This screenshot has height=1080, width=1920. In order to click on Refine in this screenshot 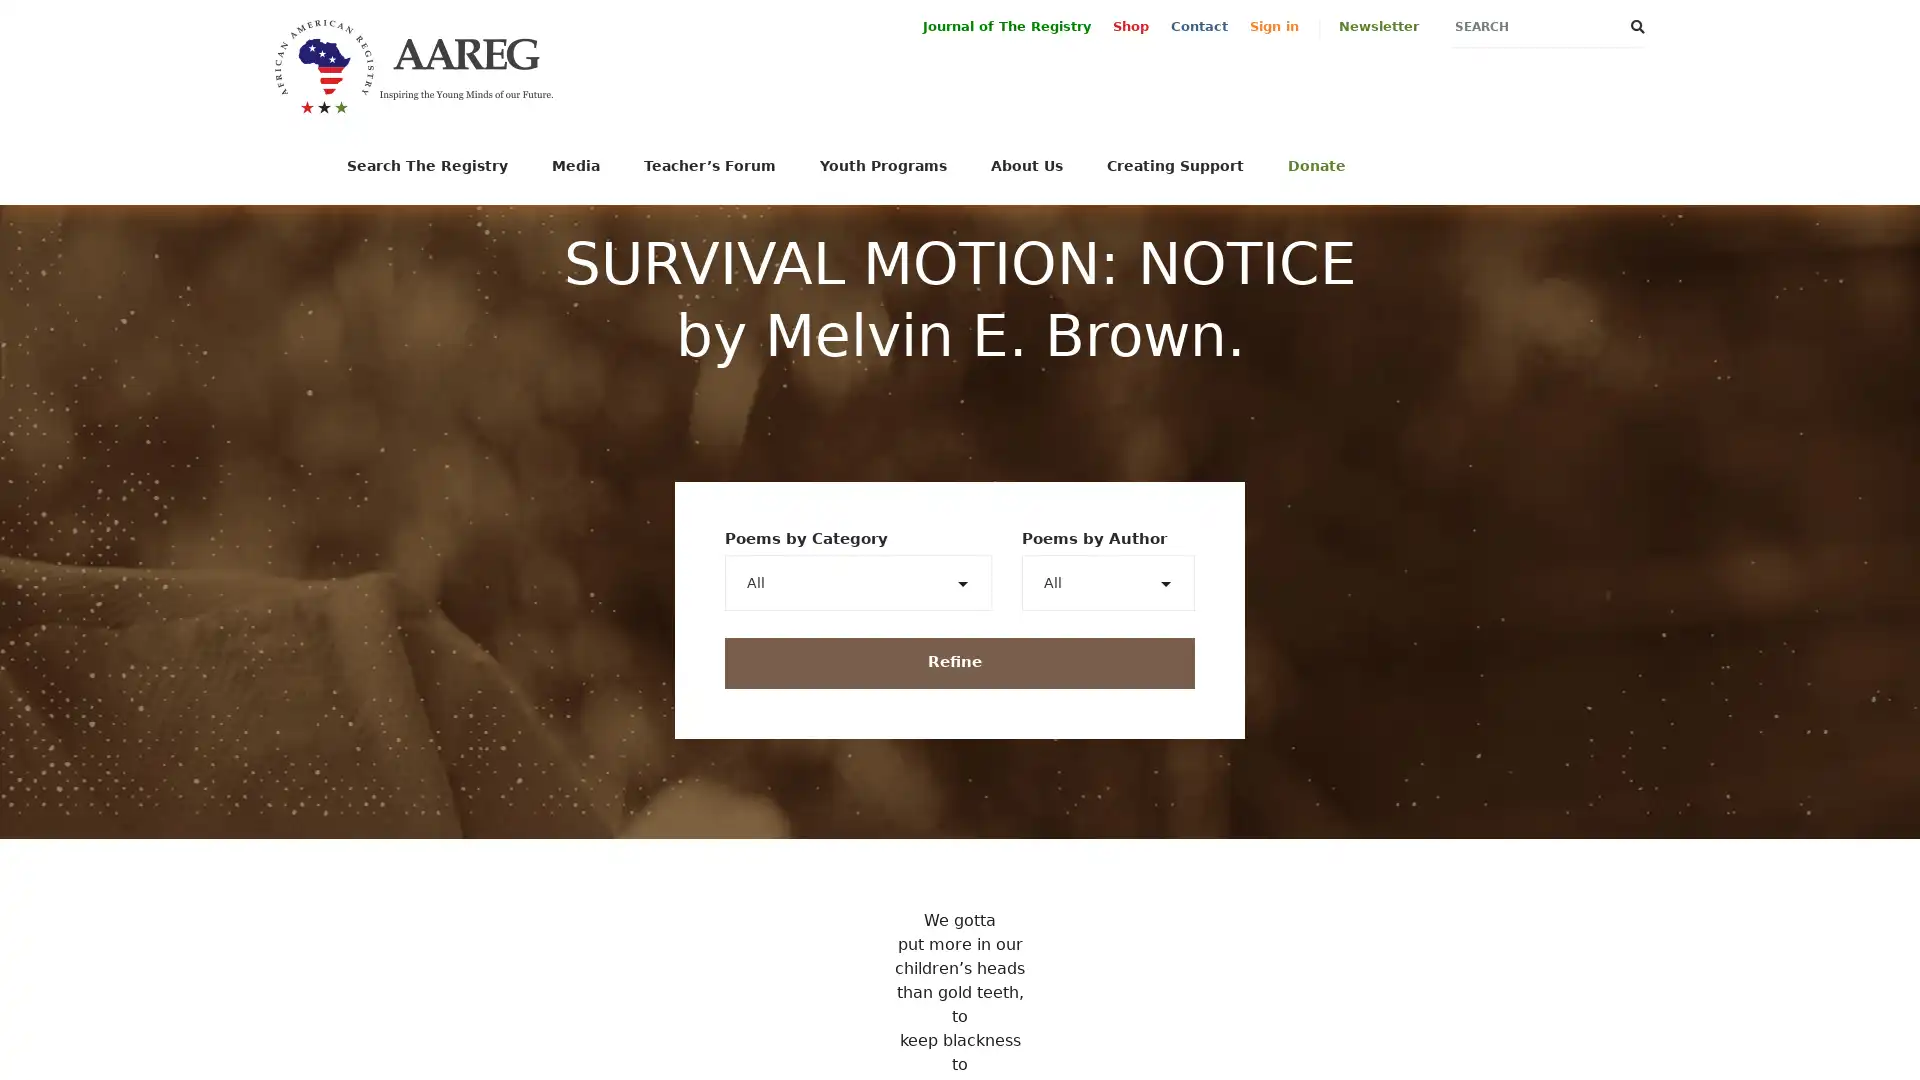, I will do `click(960, 662)`.